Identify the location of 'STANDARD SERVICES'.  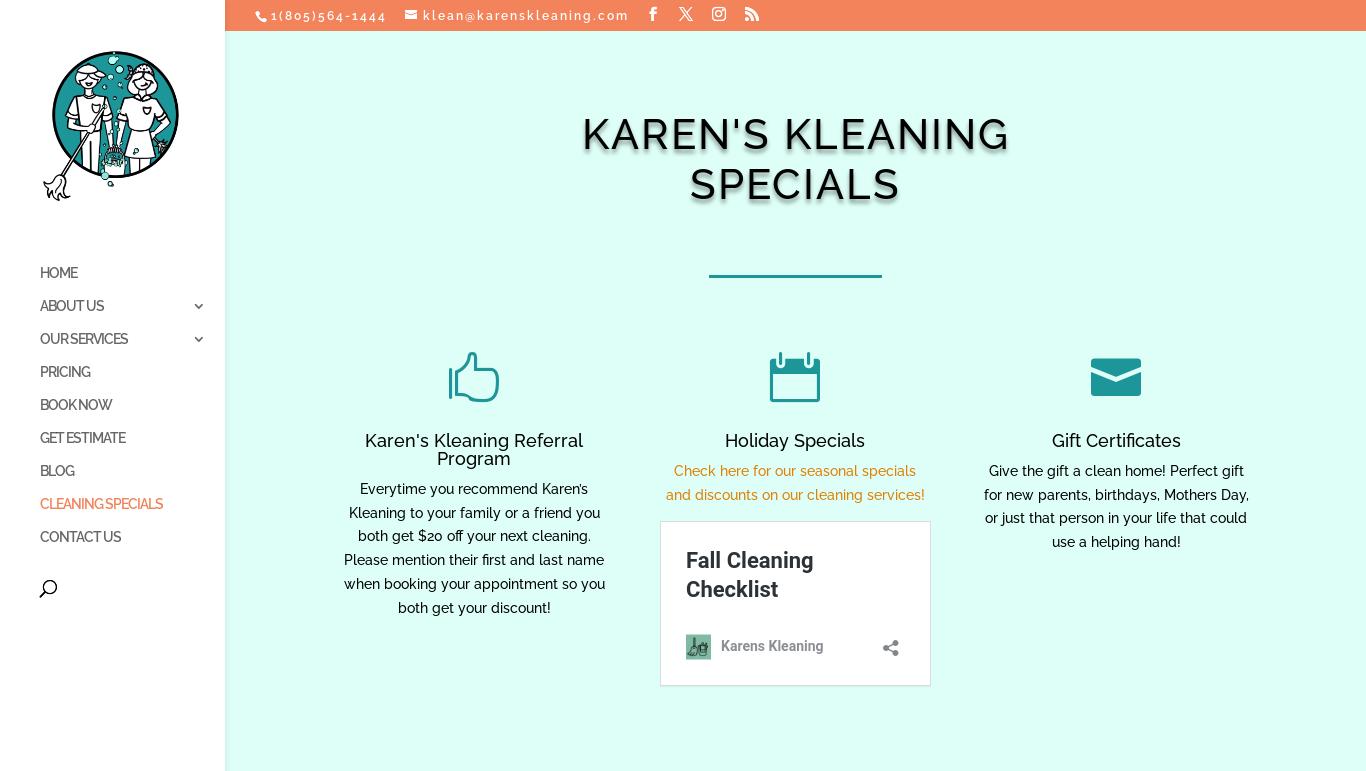
(331, 338).